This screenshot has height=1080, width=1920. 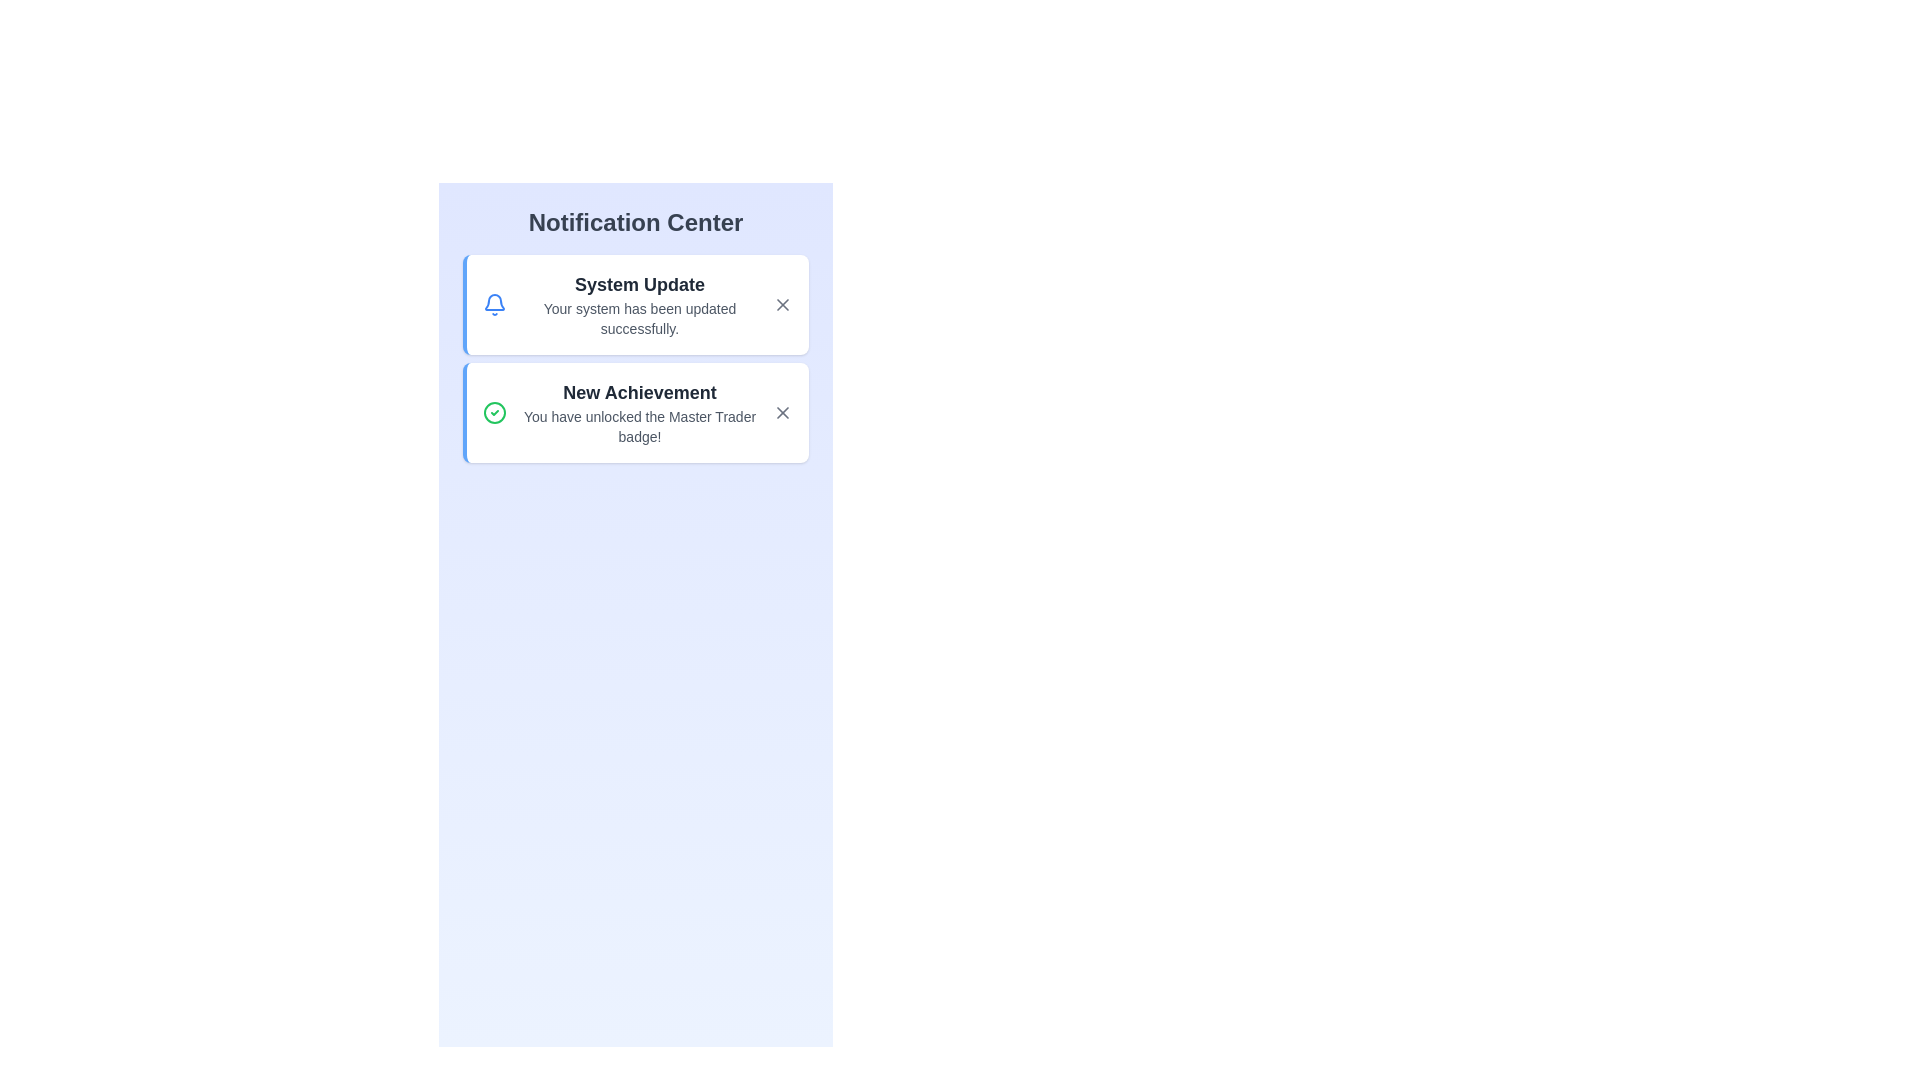 What do you see at coordinates (638, 393) in the screenshot?
I see `the 'New Achievement' text element that displays prominently in the notification card layout, even though it is marked as non-interactive` at bounding box center [638, 393].